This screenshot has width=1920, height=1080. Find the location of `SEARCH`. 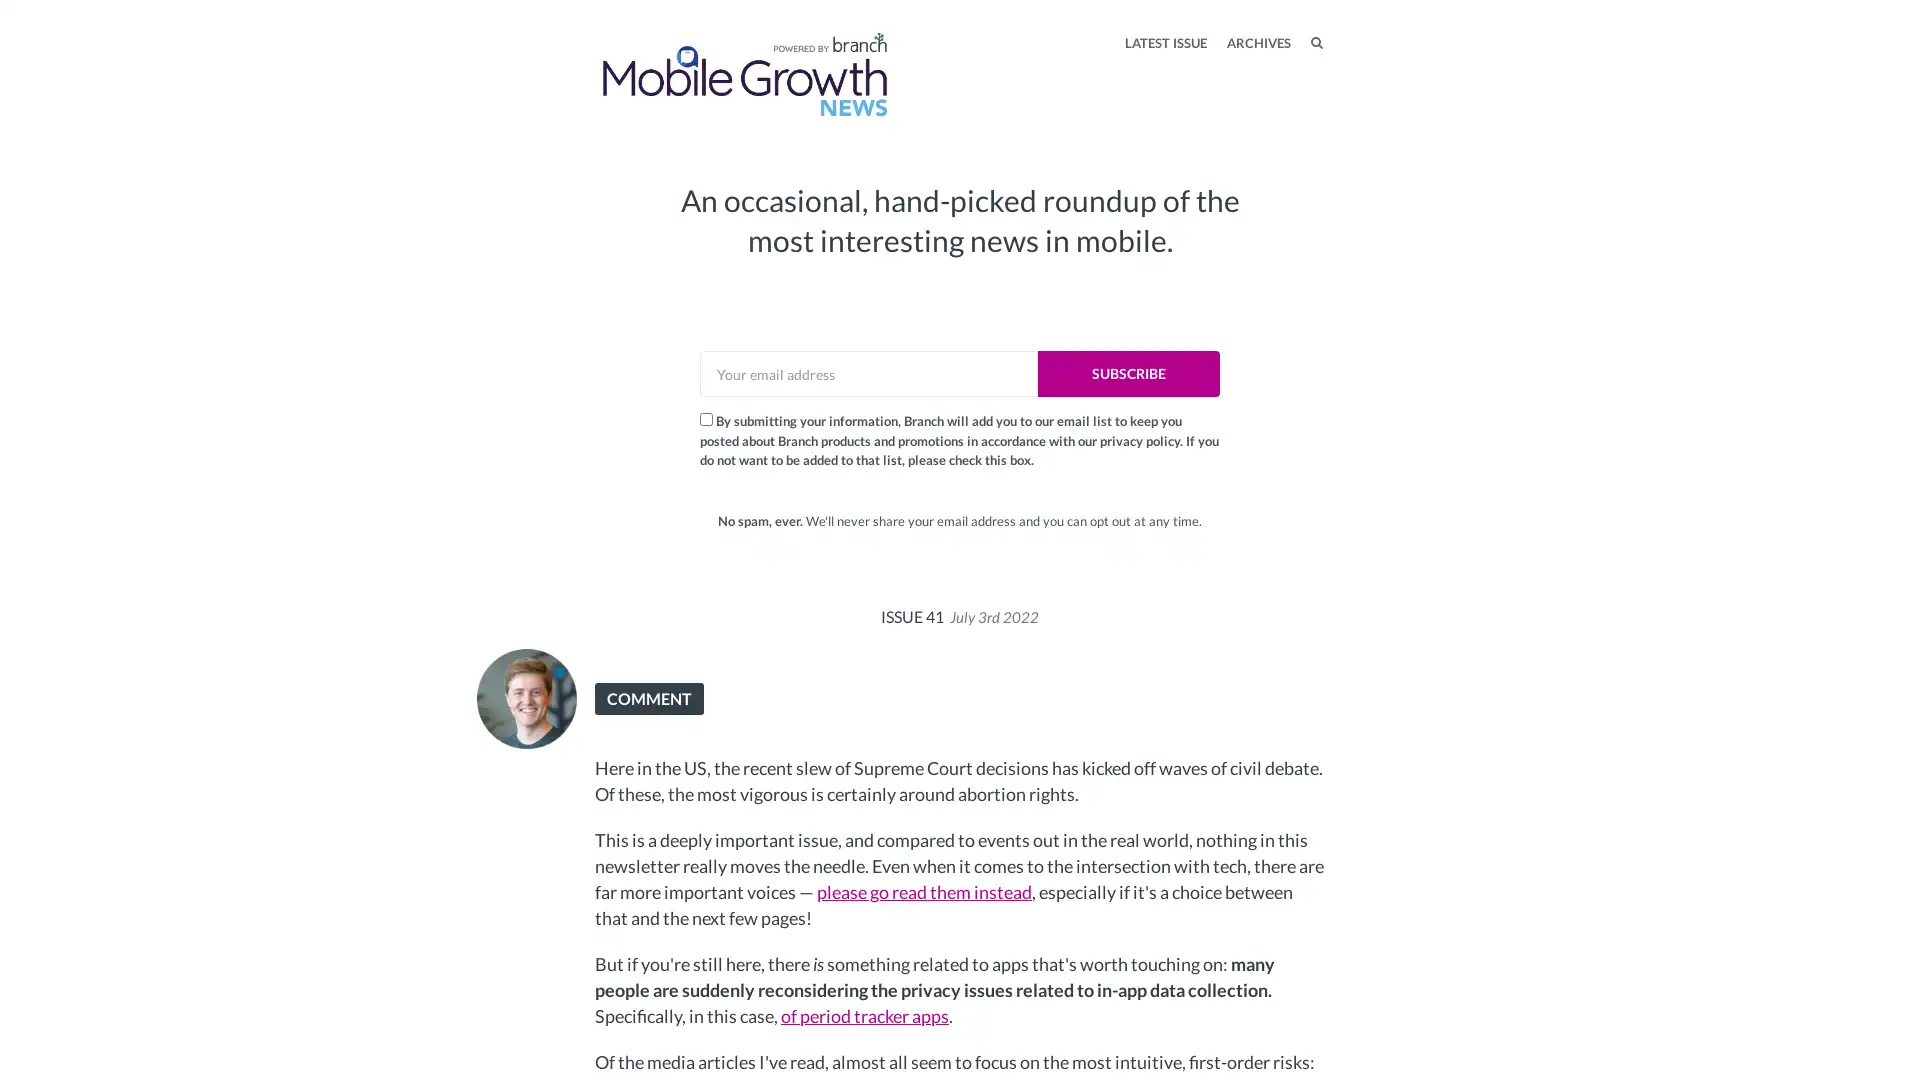

SEARCH is located at coordinates (1274, 42).